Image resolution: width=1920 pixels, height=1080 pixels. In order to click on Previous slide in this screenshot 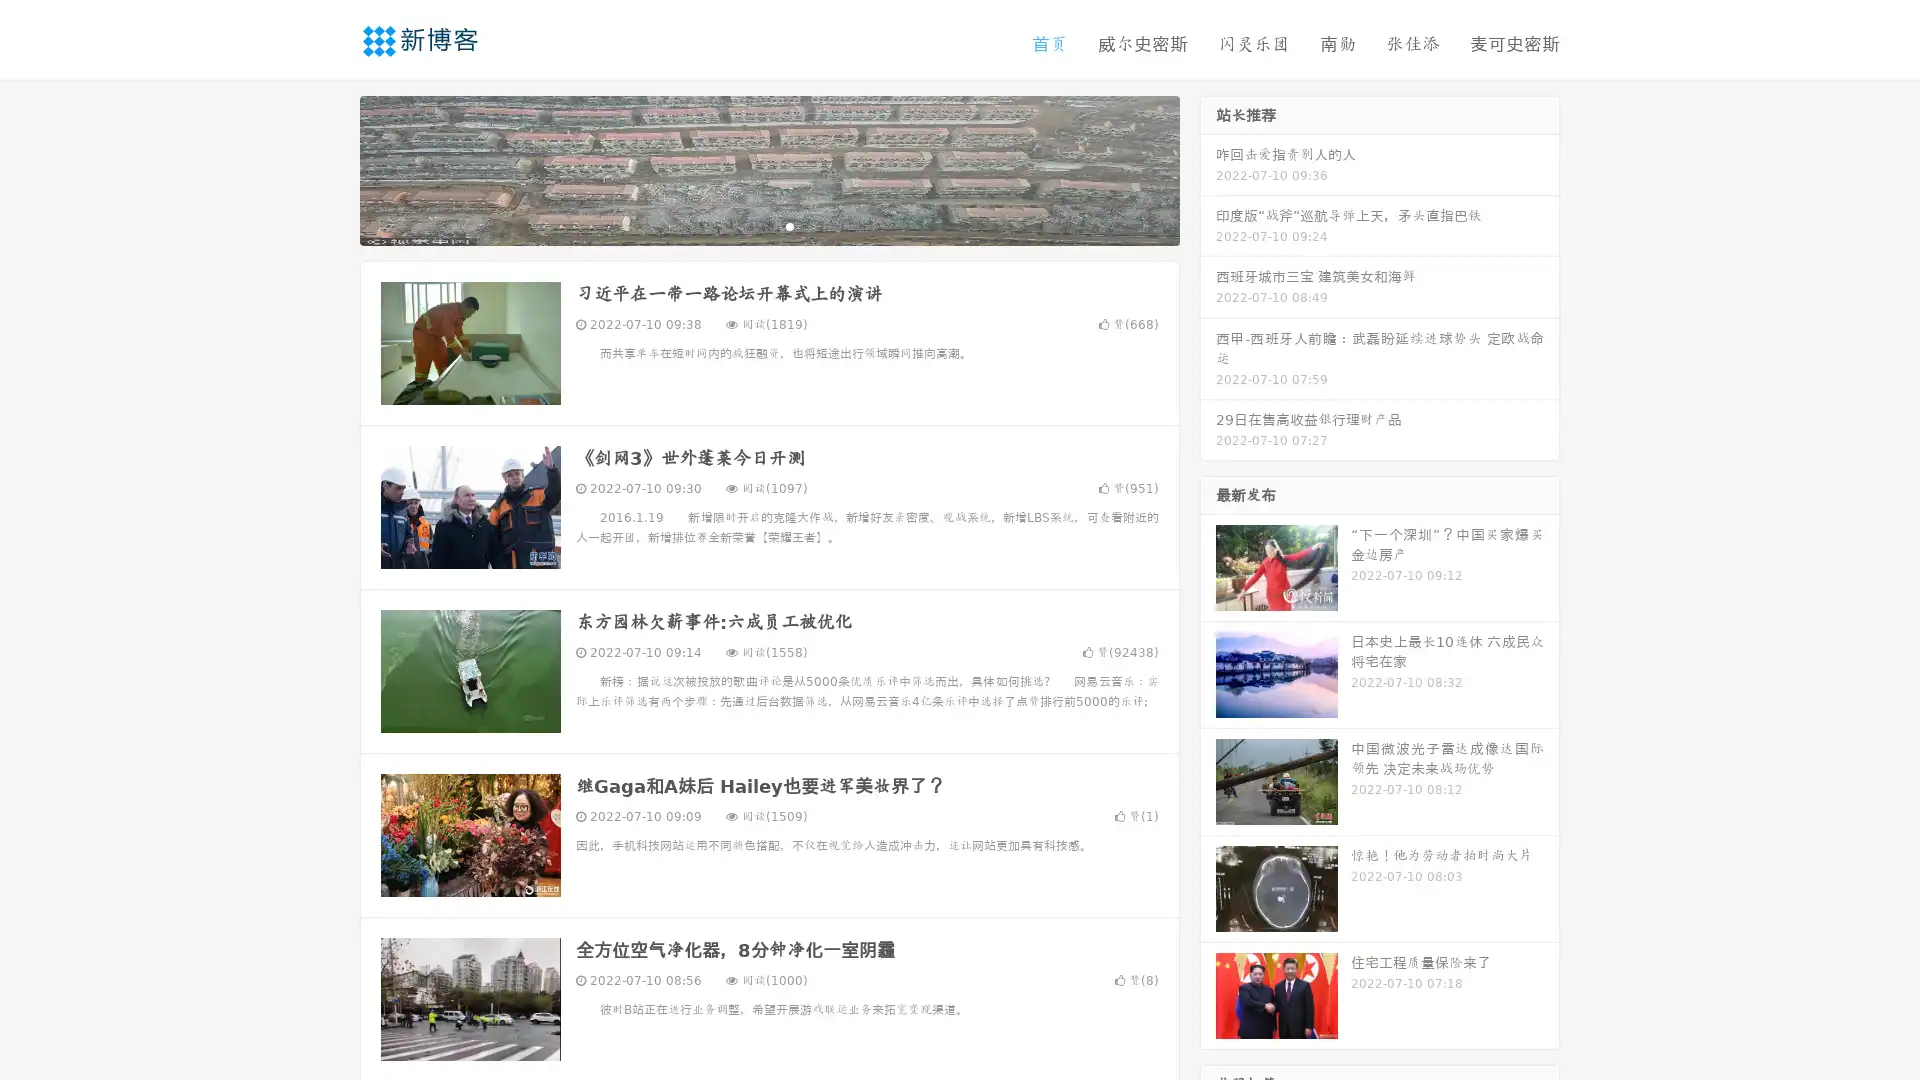, I will do `click(330, 168)`.